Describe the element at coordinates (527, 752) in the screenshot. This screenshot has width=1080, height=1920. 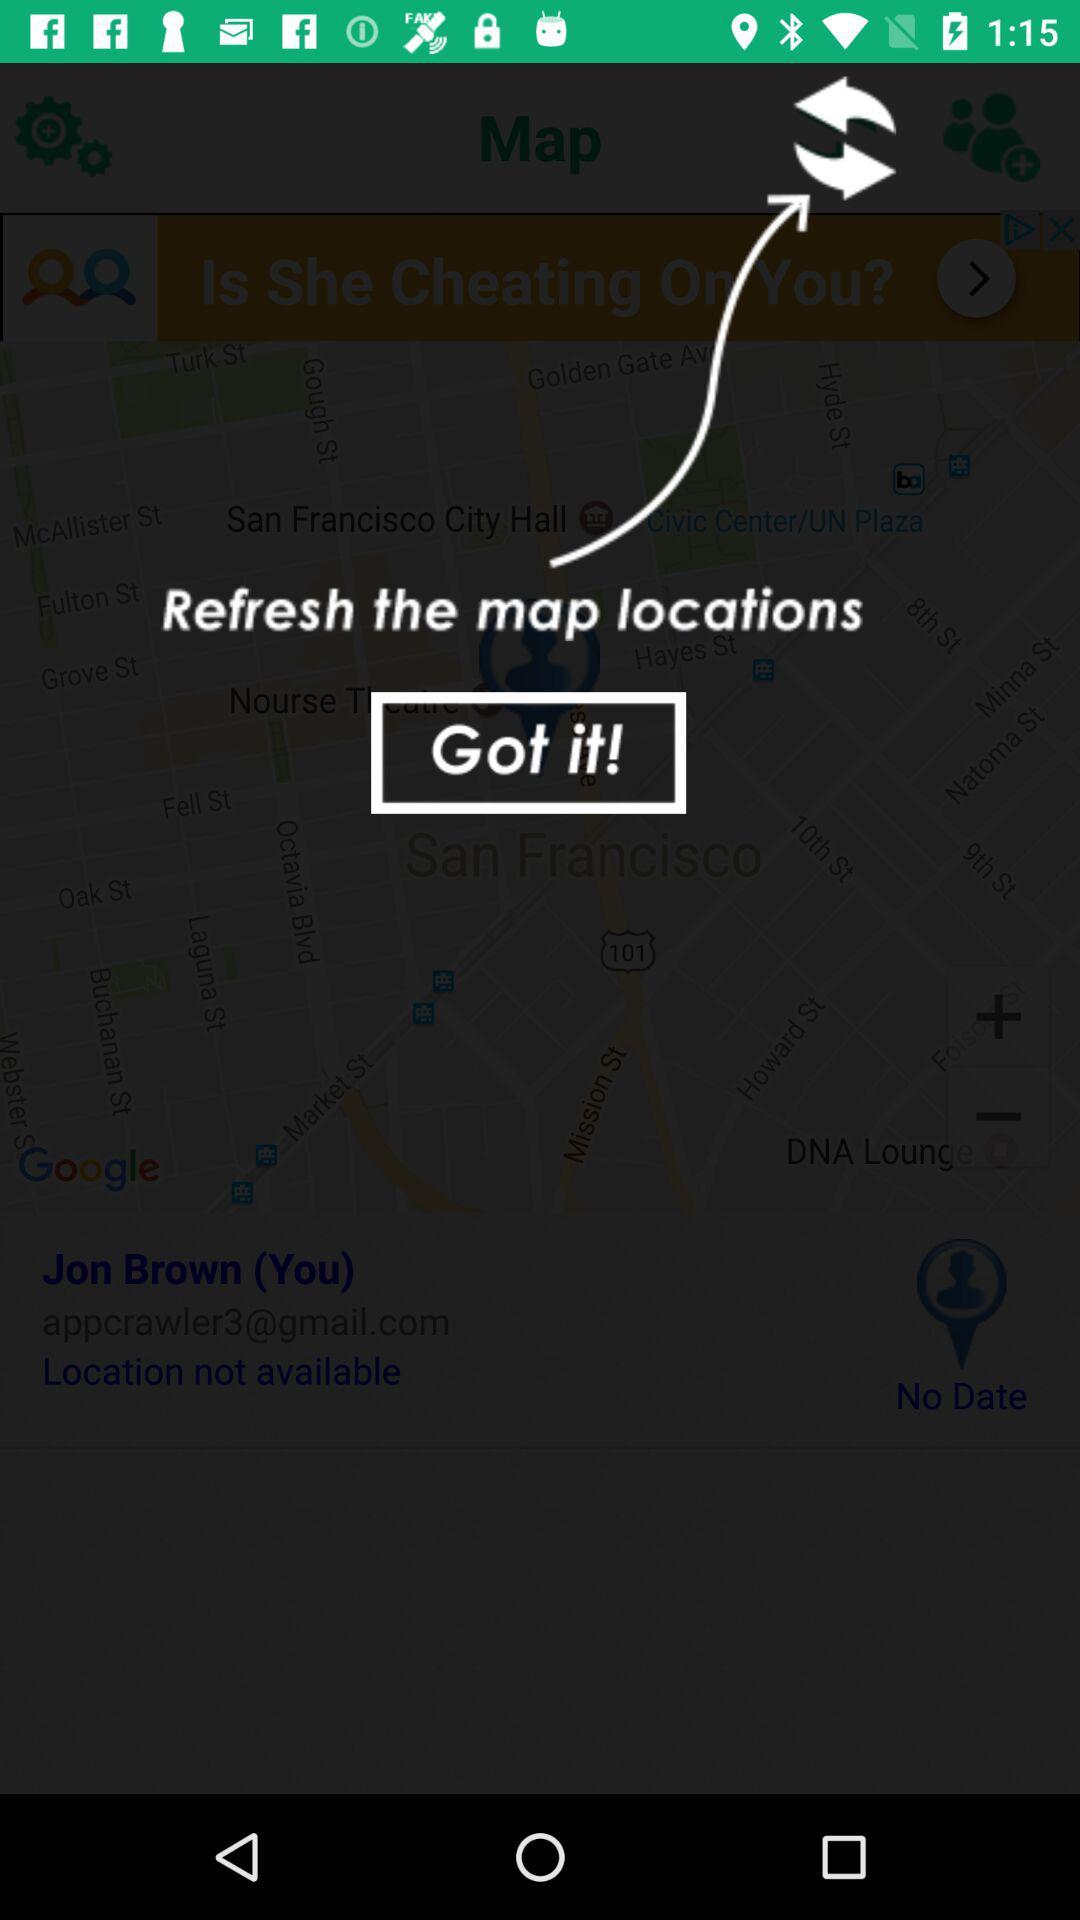
I see `got it` at that location.